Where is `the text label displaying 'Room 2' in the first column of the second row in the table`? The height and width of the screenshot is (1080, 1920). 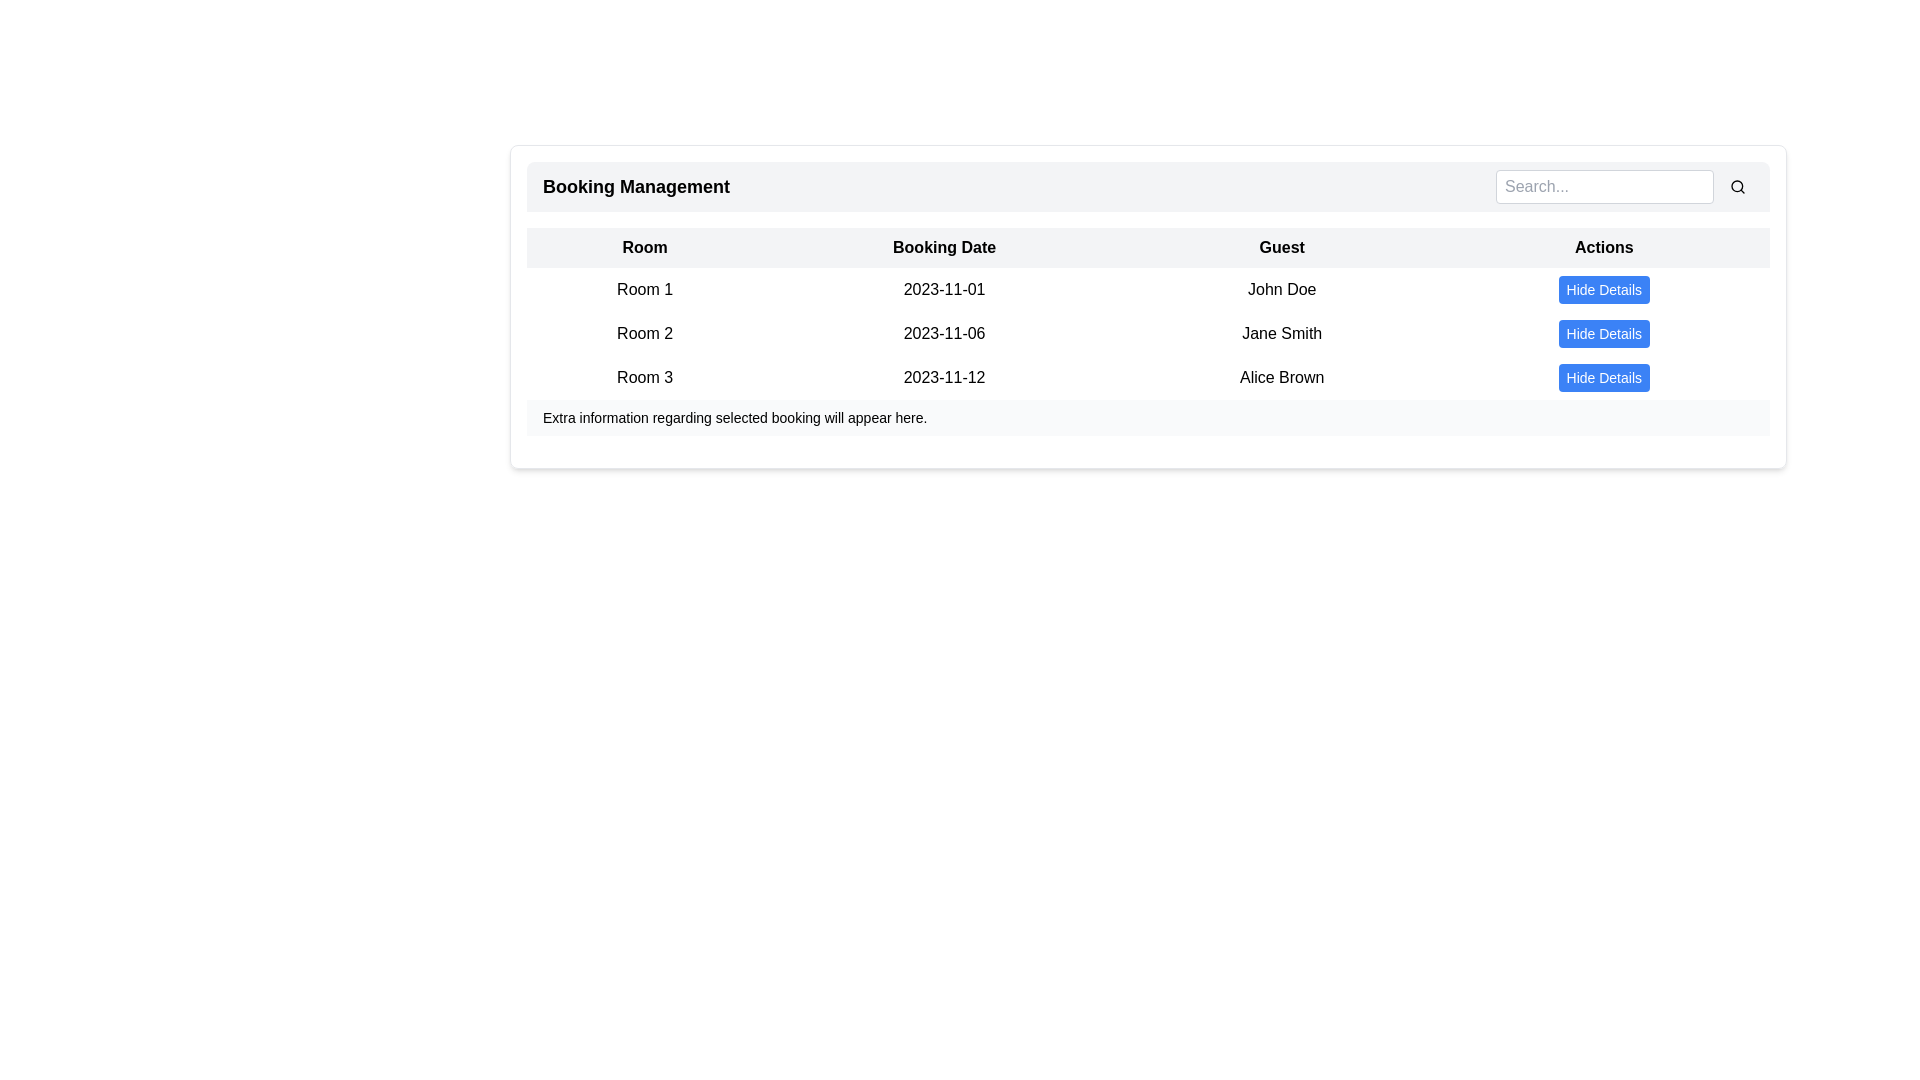 the text label displaying 'Room 2' in the first column of the second row in the table is located at coordinates (645, 333).